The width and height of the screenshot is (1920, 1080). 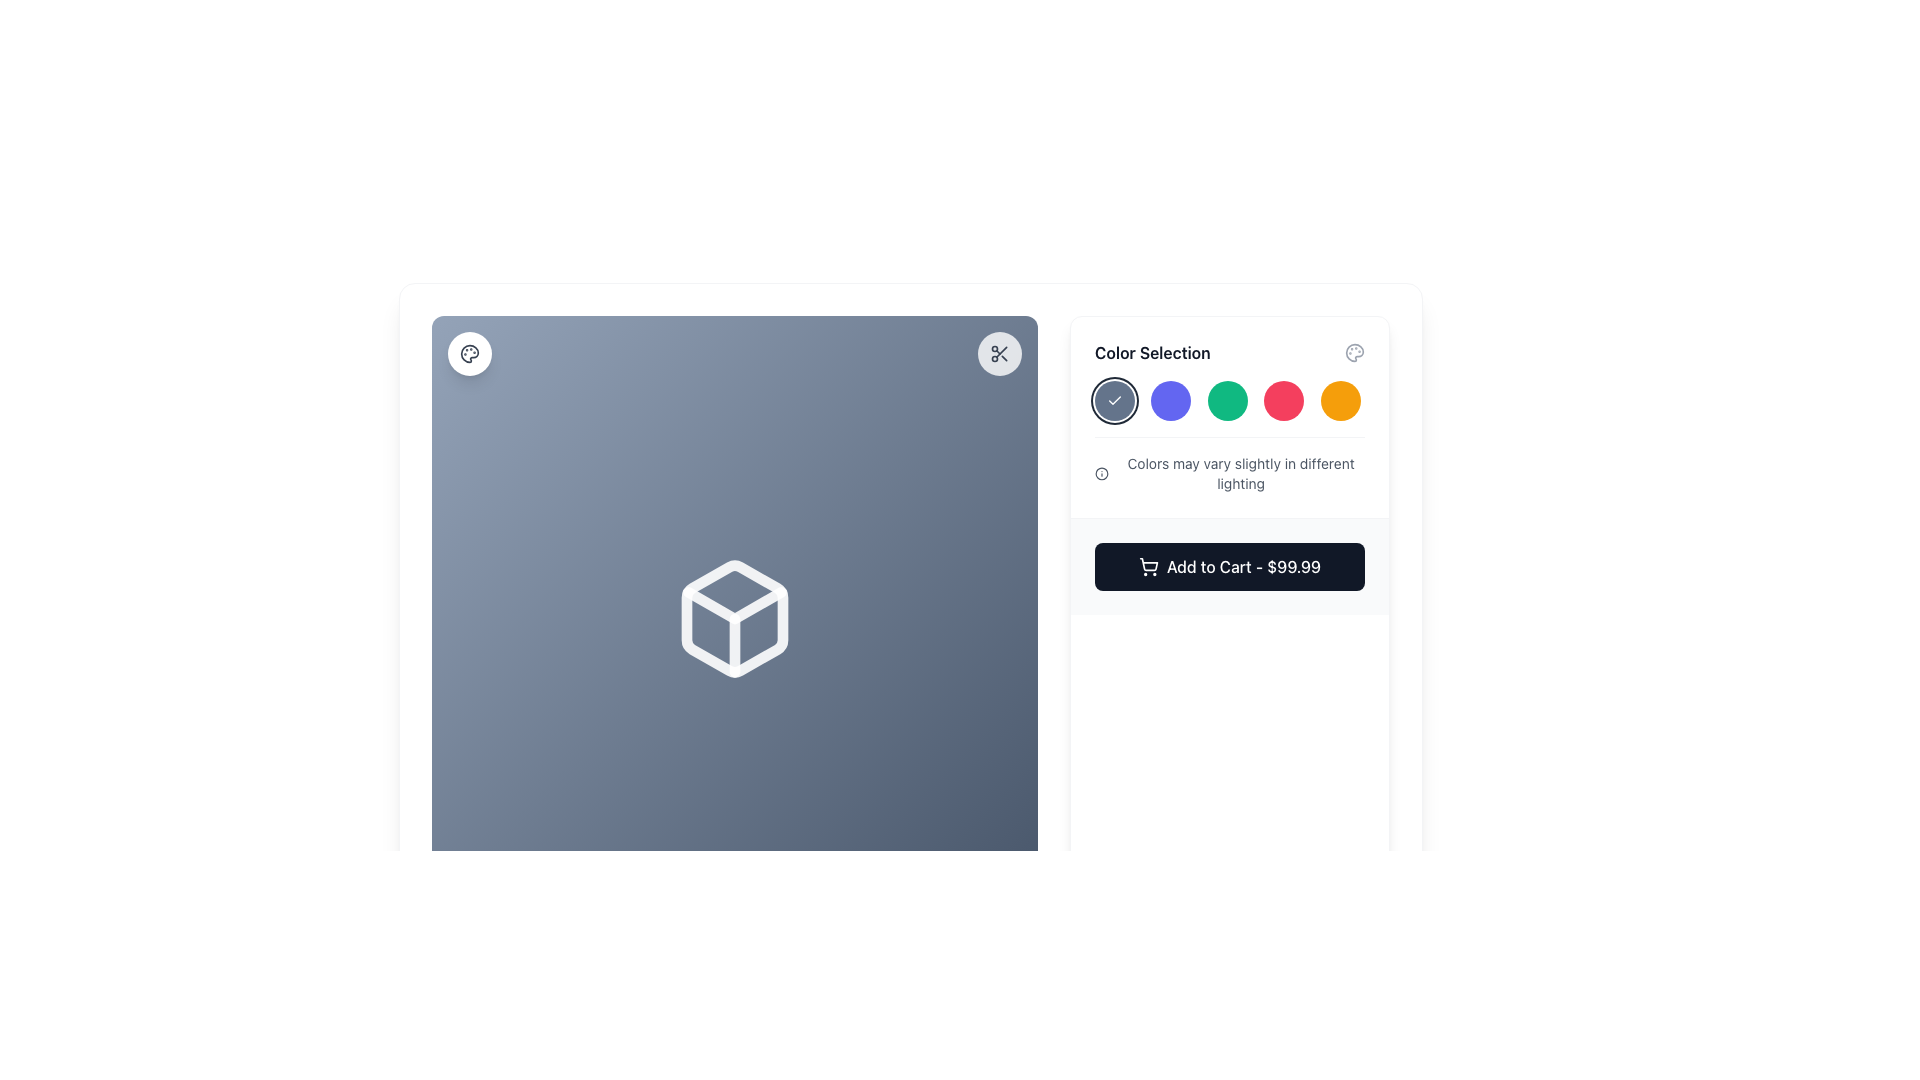 I want to click on the static text label that provides cautionary messages regarding color appearance under different lighting conditions, located near the center of the color selection panel, so click(x=1240, y=474).